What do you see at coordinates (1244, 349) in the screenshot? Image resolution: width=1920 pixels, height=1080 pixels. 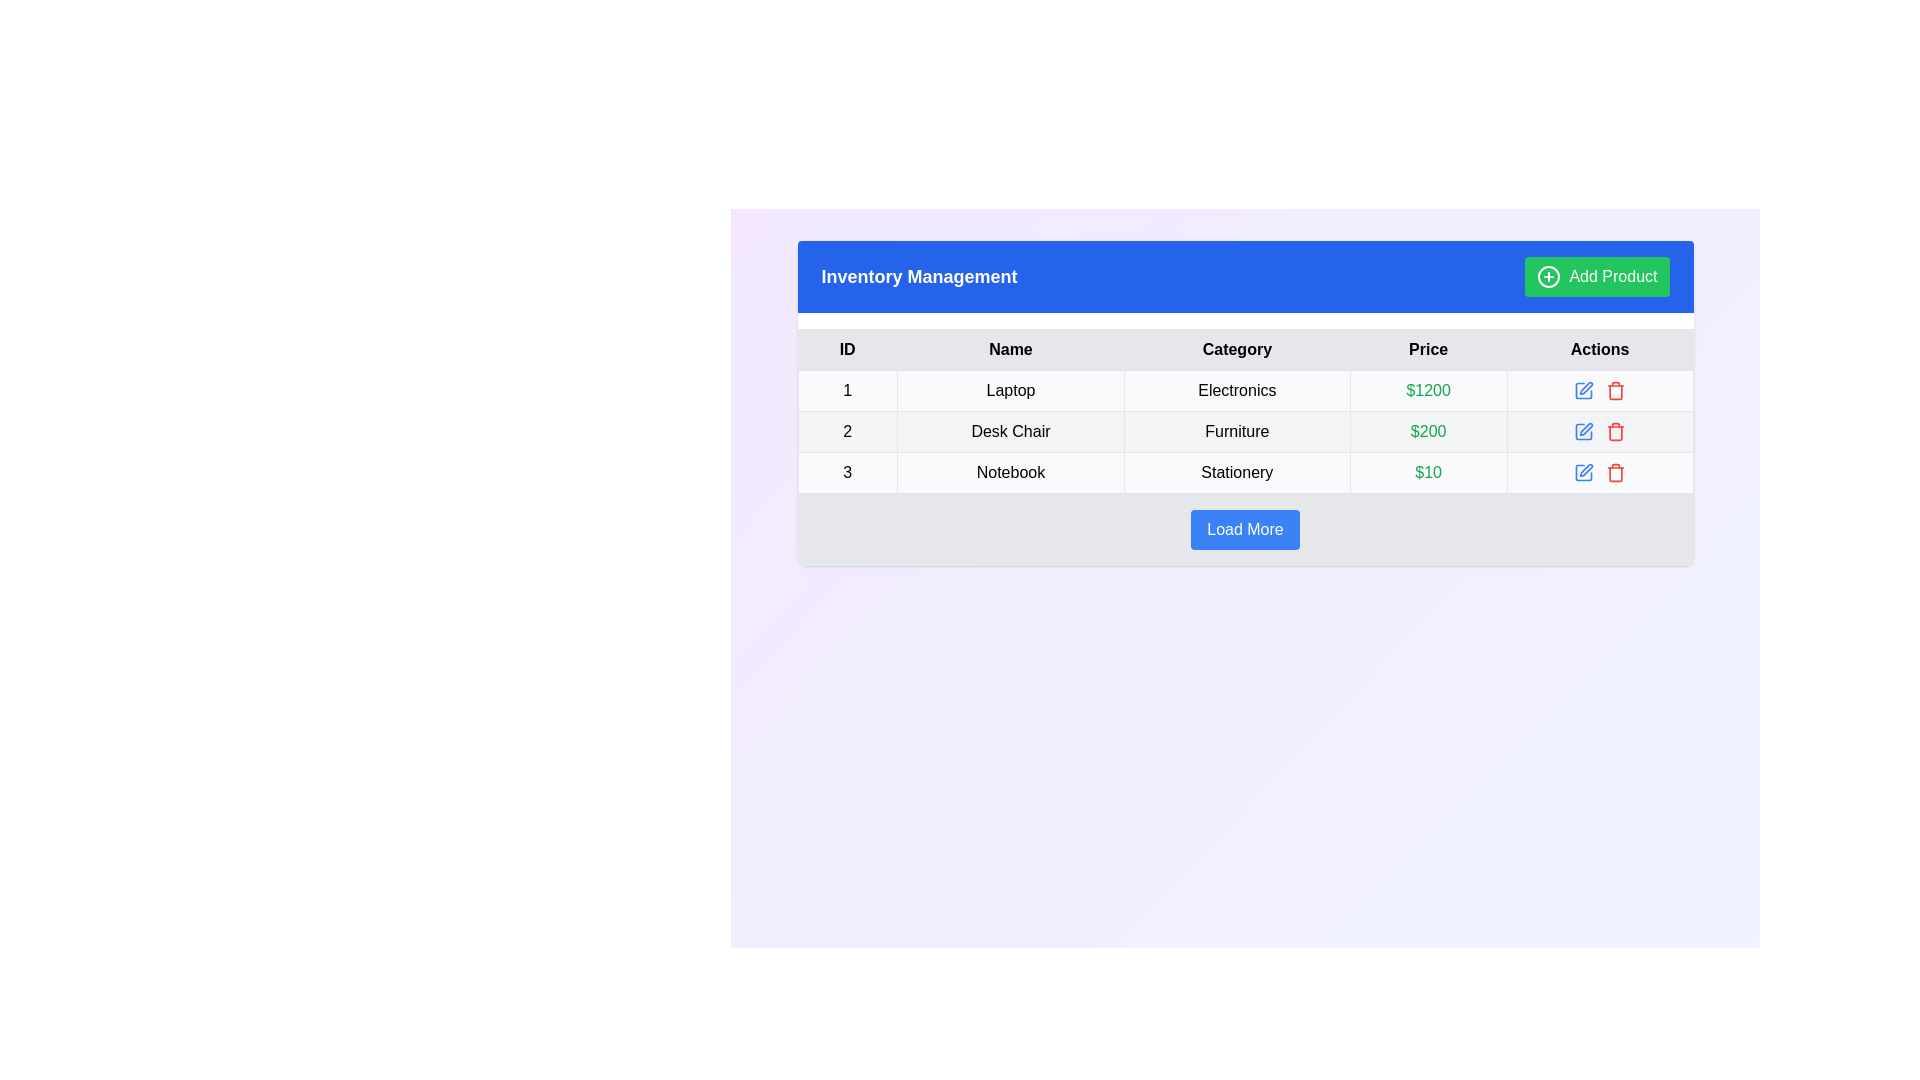 I see `the Table Header Row, which is located directly beneath the 'Inventory Management' title and spans the entire width of the table` at bounding box center [1244, 349].